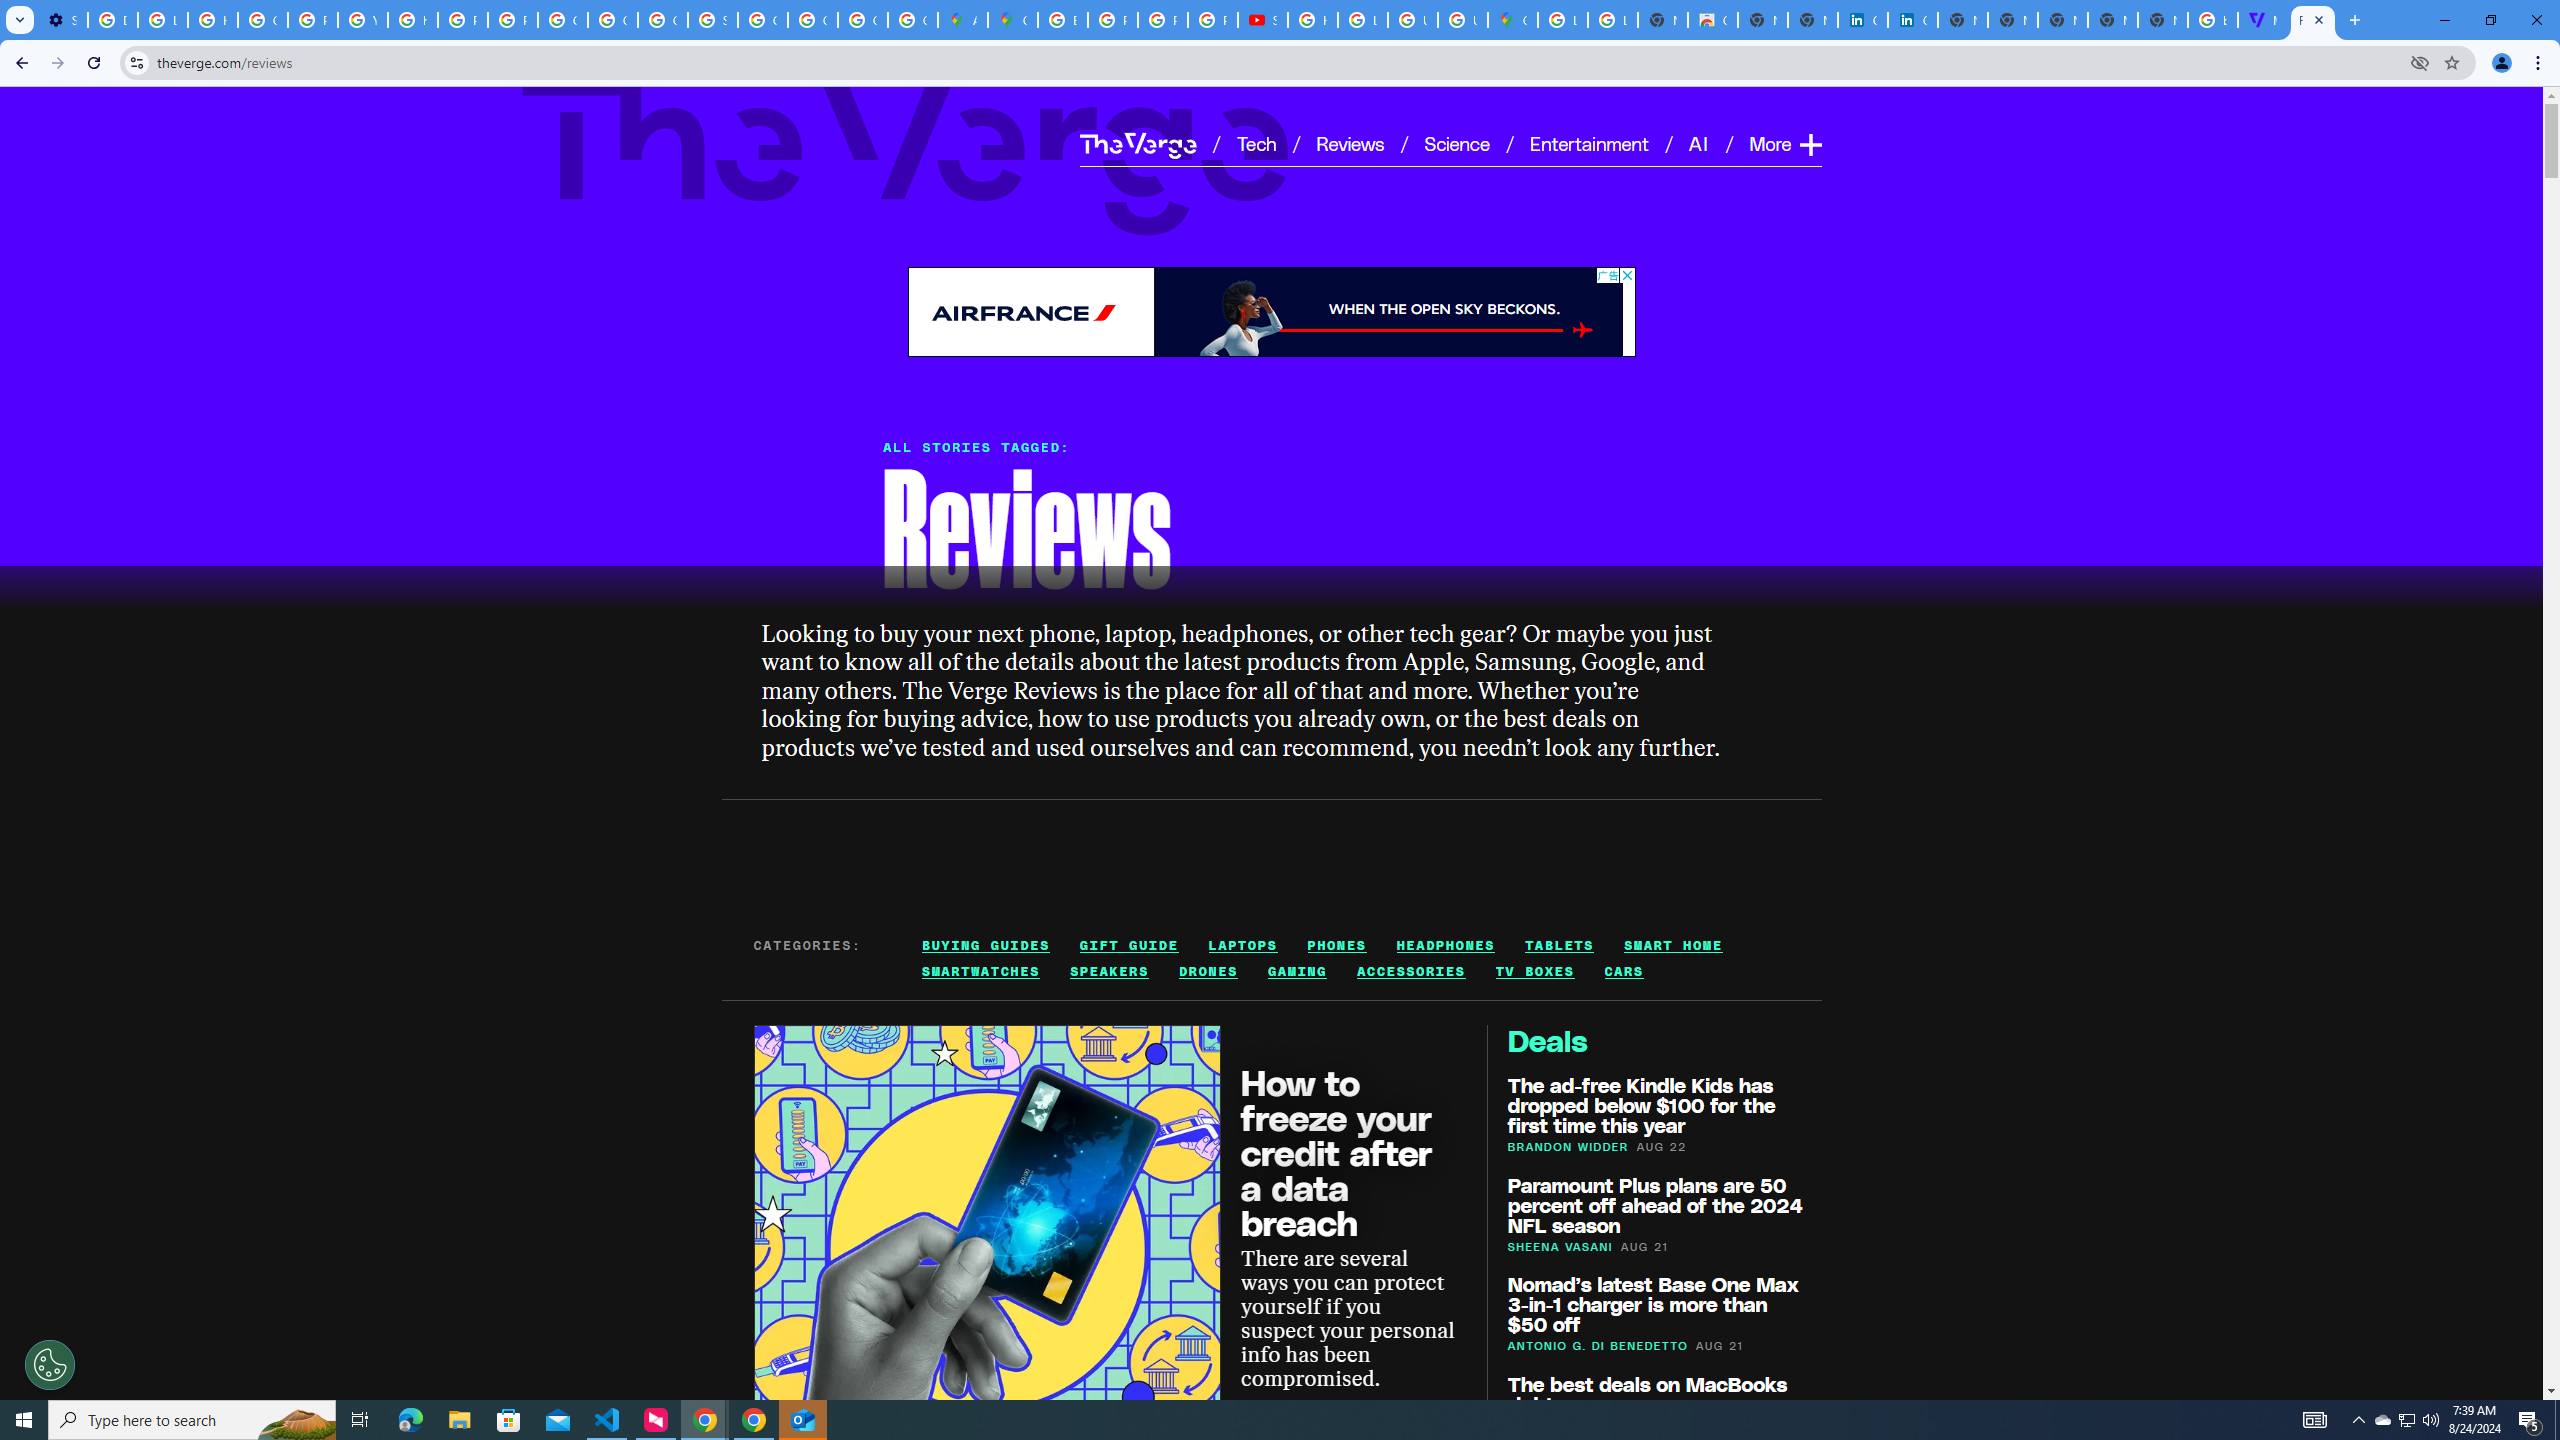 The height and width of the screenshot is (1440, 2560). What do you see at coordinates (1533, 972) in the screenshot?
I see `'TV BOXES'` at bounding box center [1533, 972].